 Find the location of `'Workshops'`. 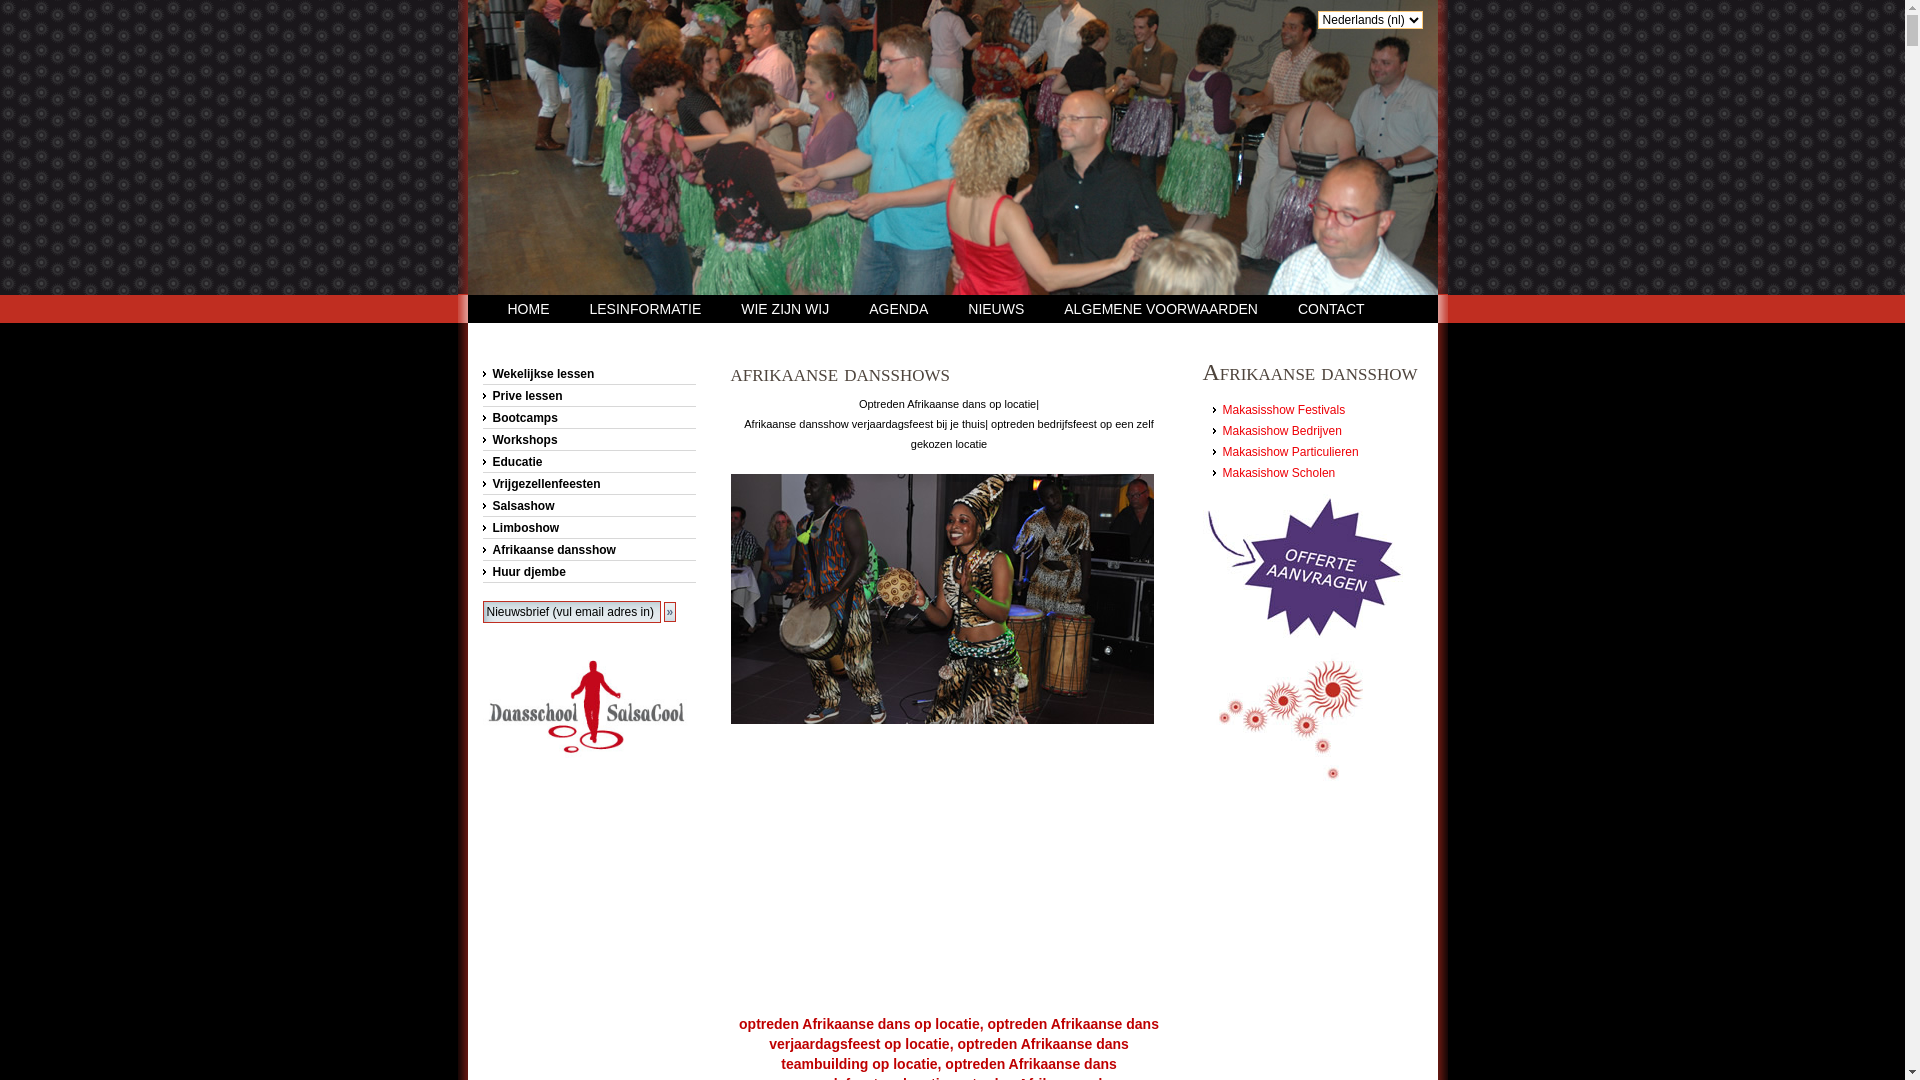

'Workshops' is located at coordinates (587, 438).